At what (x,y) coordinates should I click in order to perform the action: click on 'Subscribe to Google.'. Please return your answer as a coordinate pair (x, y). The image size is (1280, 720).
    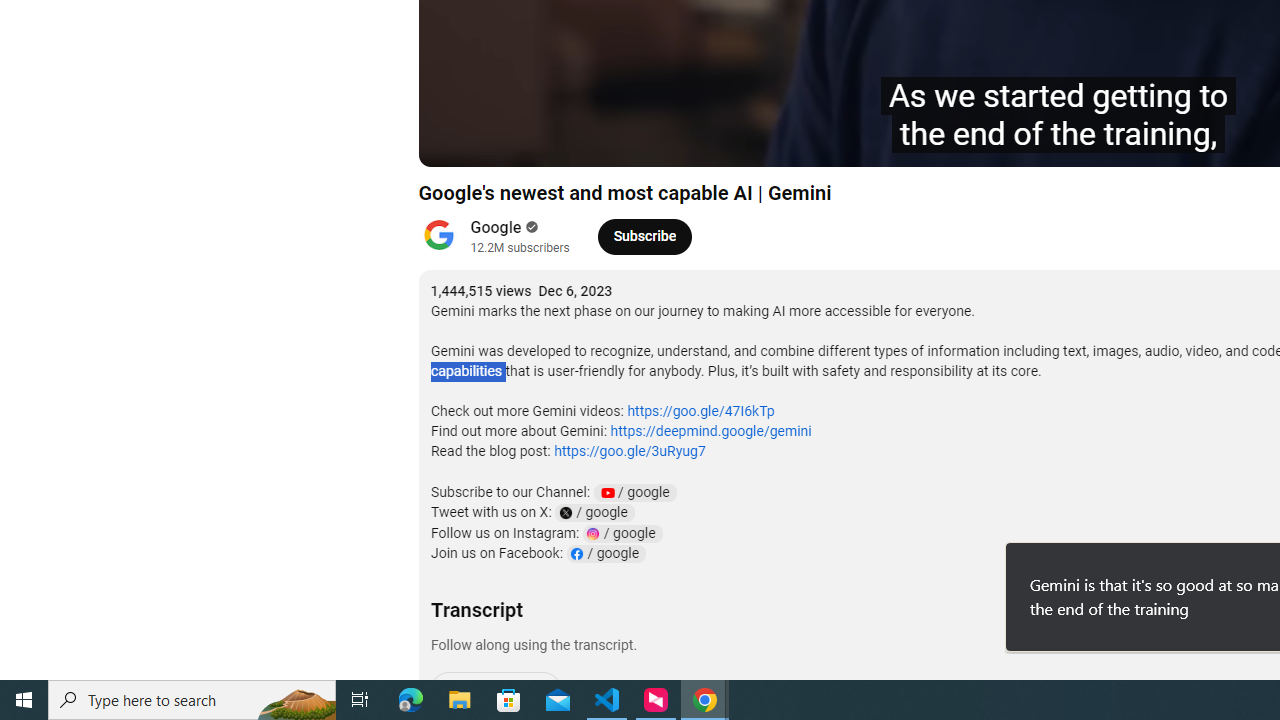
    Looking at the image, I should click on (644, 235).